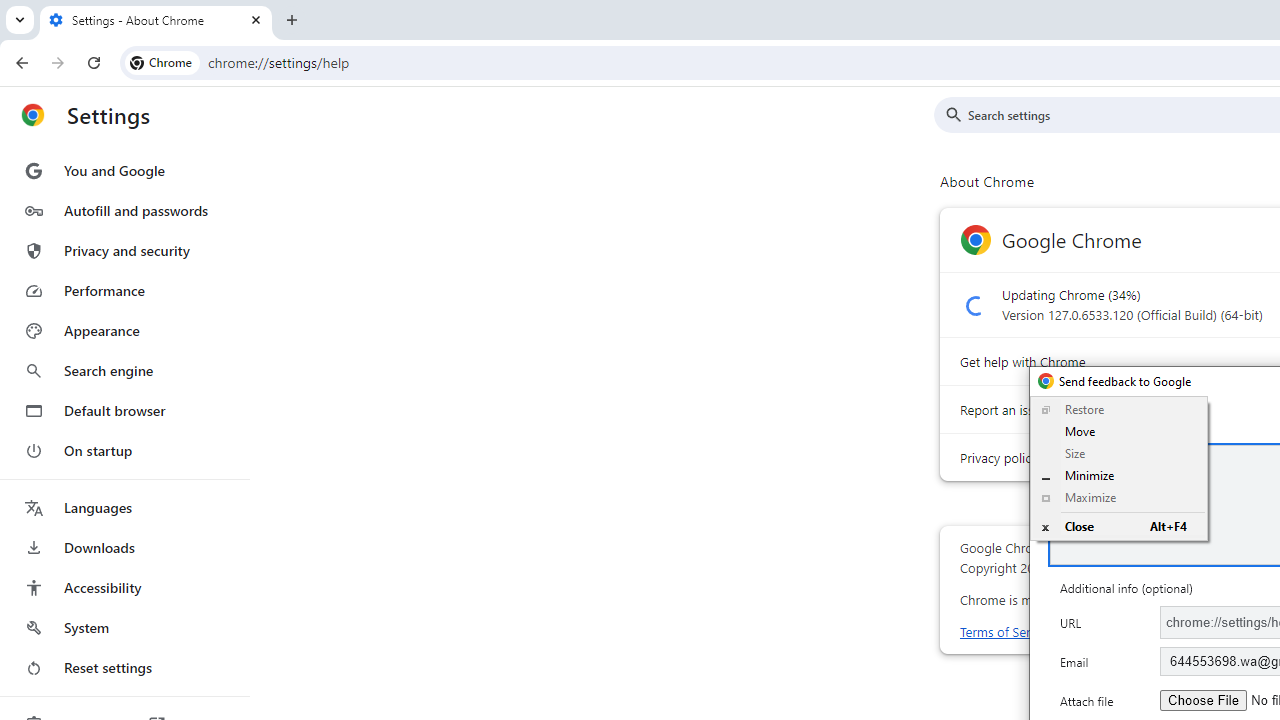  I want to click on 'On startup', so click(123, 451).